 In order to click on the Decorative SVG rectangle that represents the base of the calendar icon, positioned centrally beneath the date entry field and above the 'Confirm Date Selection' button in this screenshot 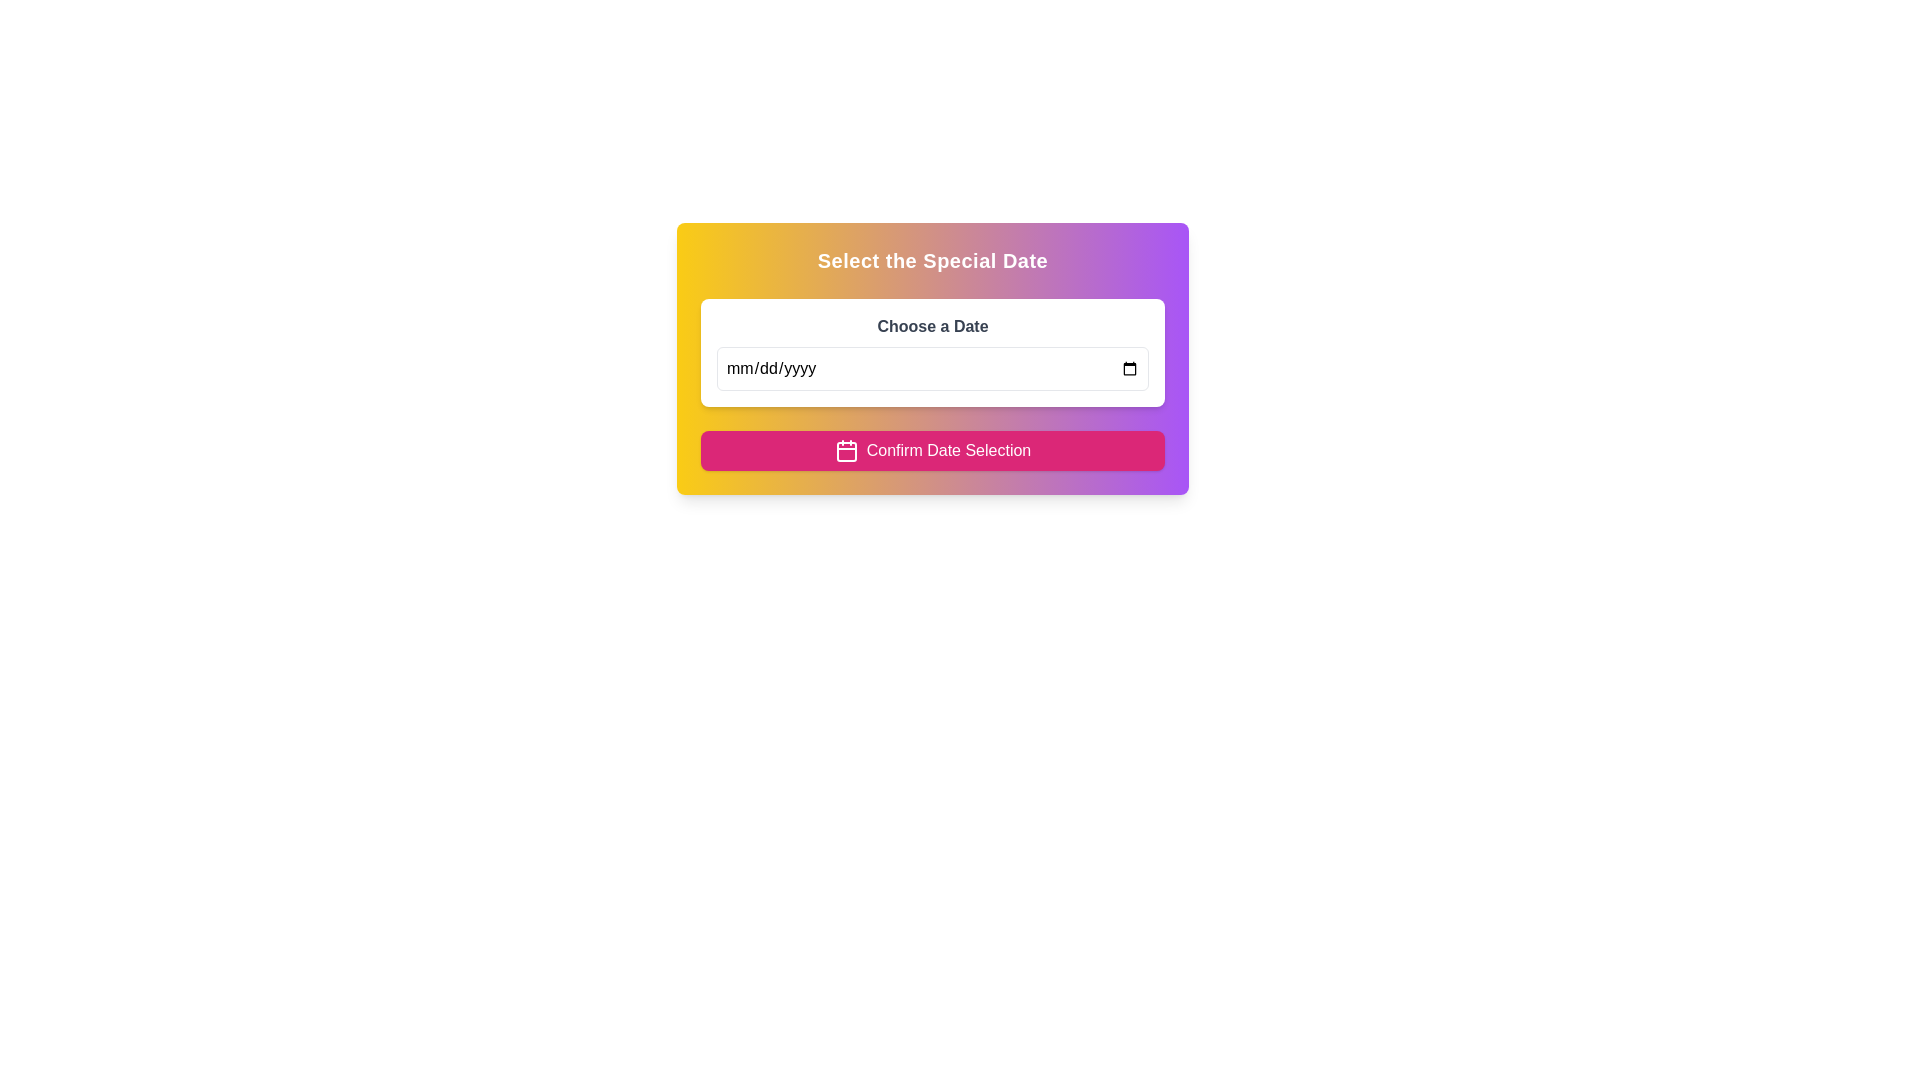, I will do `click(846, 451)`.